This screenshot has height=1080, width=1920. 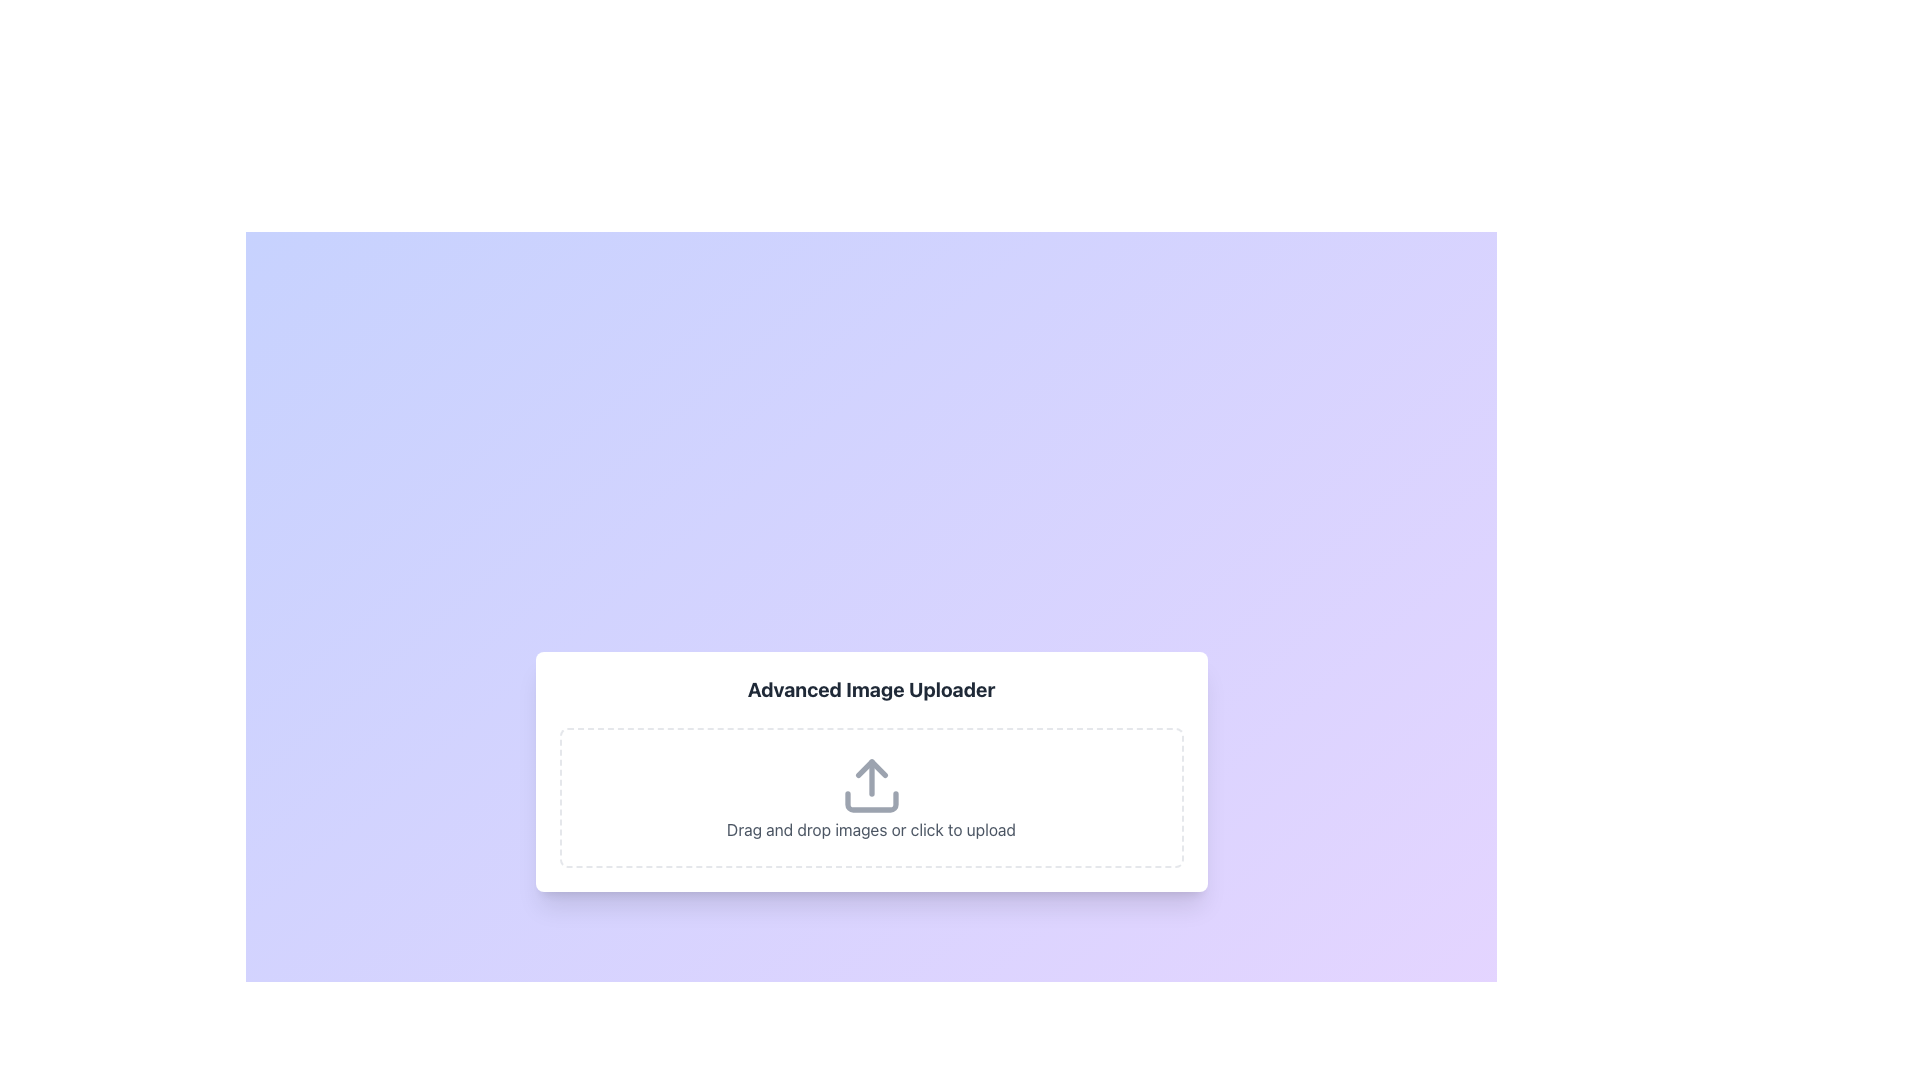 What do you see at coordinates (871, 785) in the screenshot?
I see `the upload SVG icon located at the center of the bordered dashed rectangle` at bounding box center [871, 785].